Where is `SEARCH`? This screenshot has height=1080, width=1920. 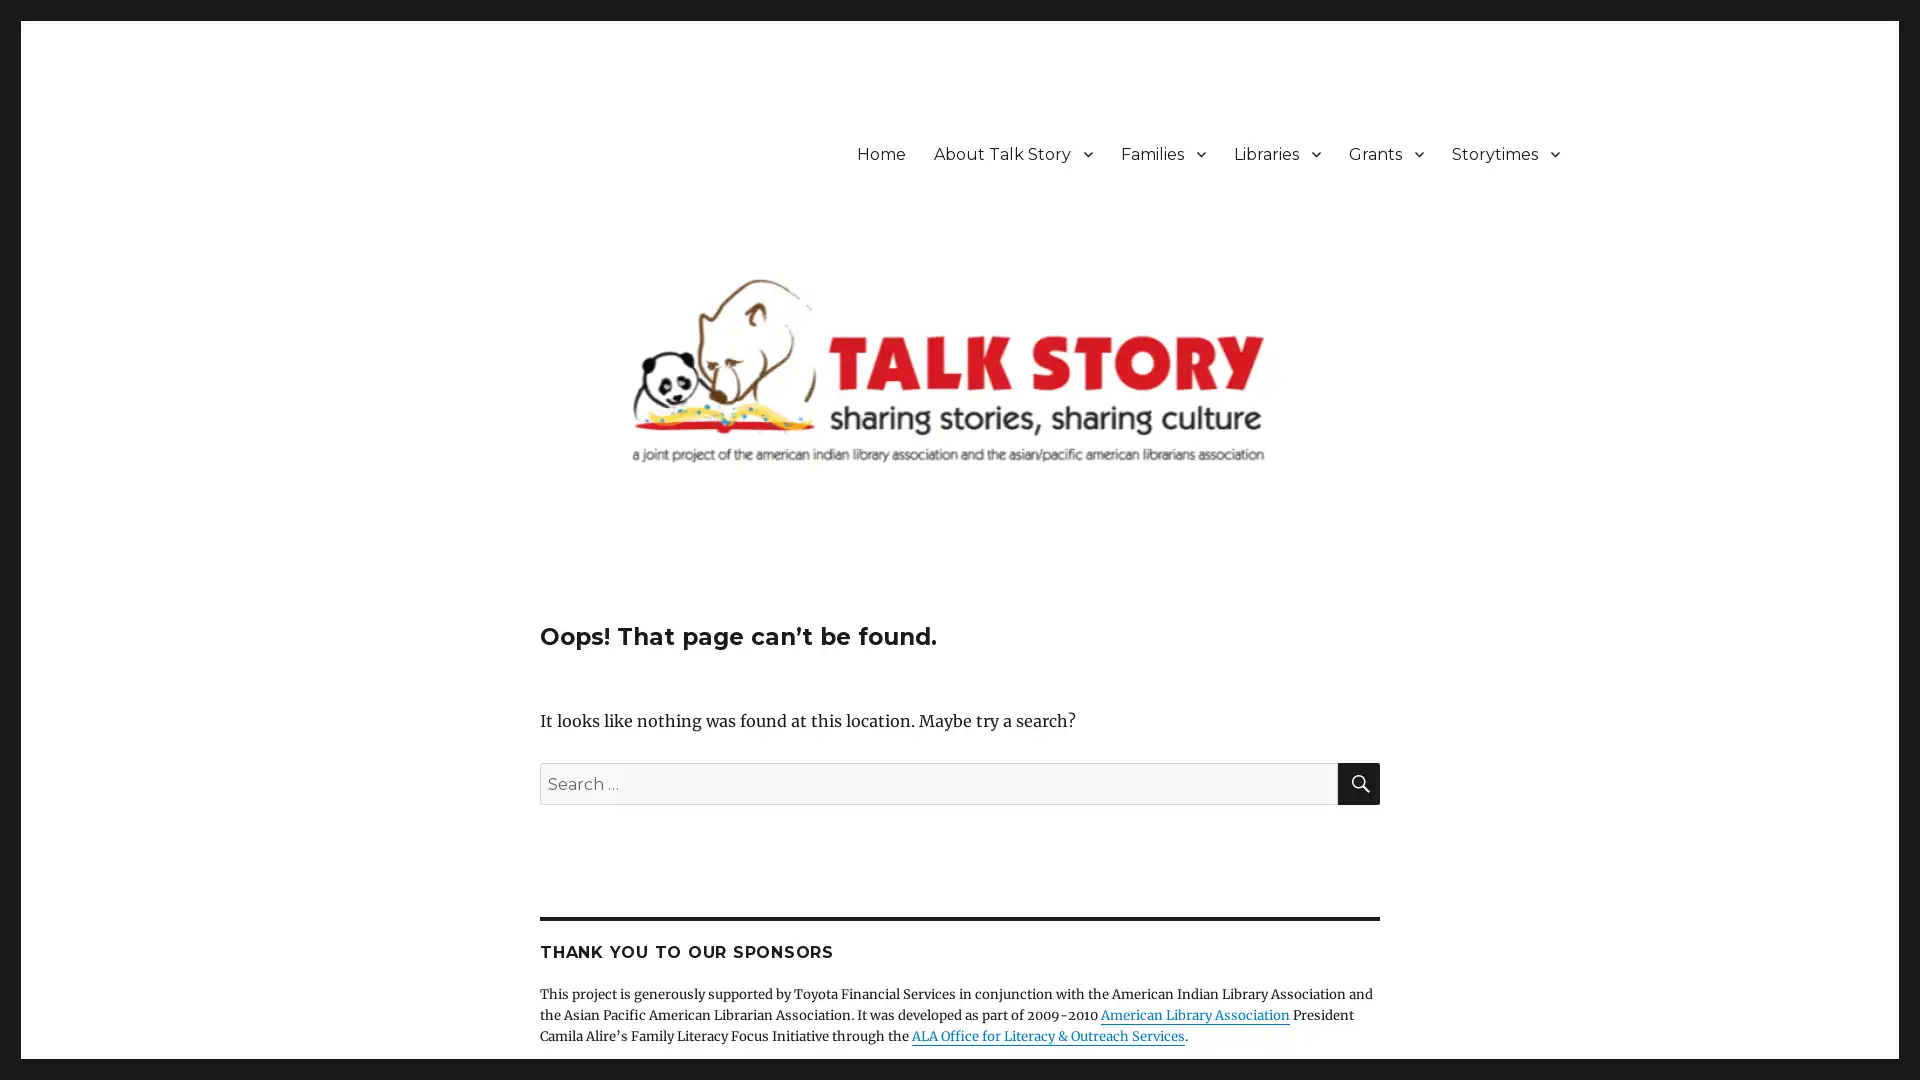 SEARCH is located at coordinates (1358, 782).